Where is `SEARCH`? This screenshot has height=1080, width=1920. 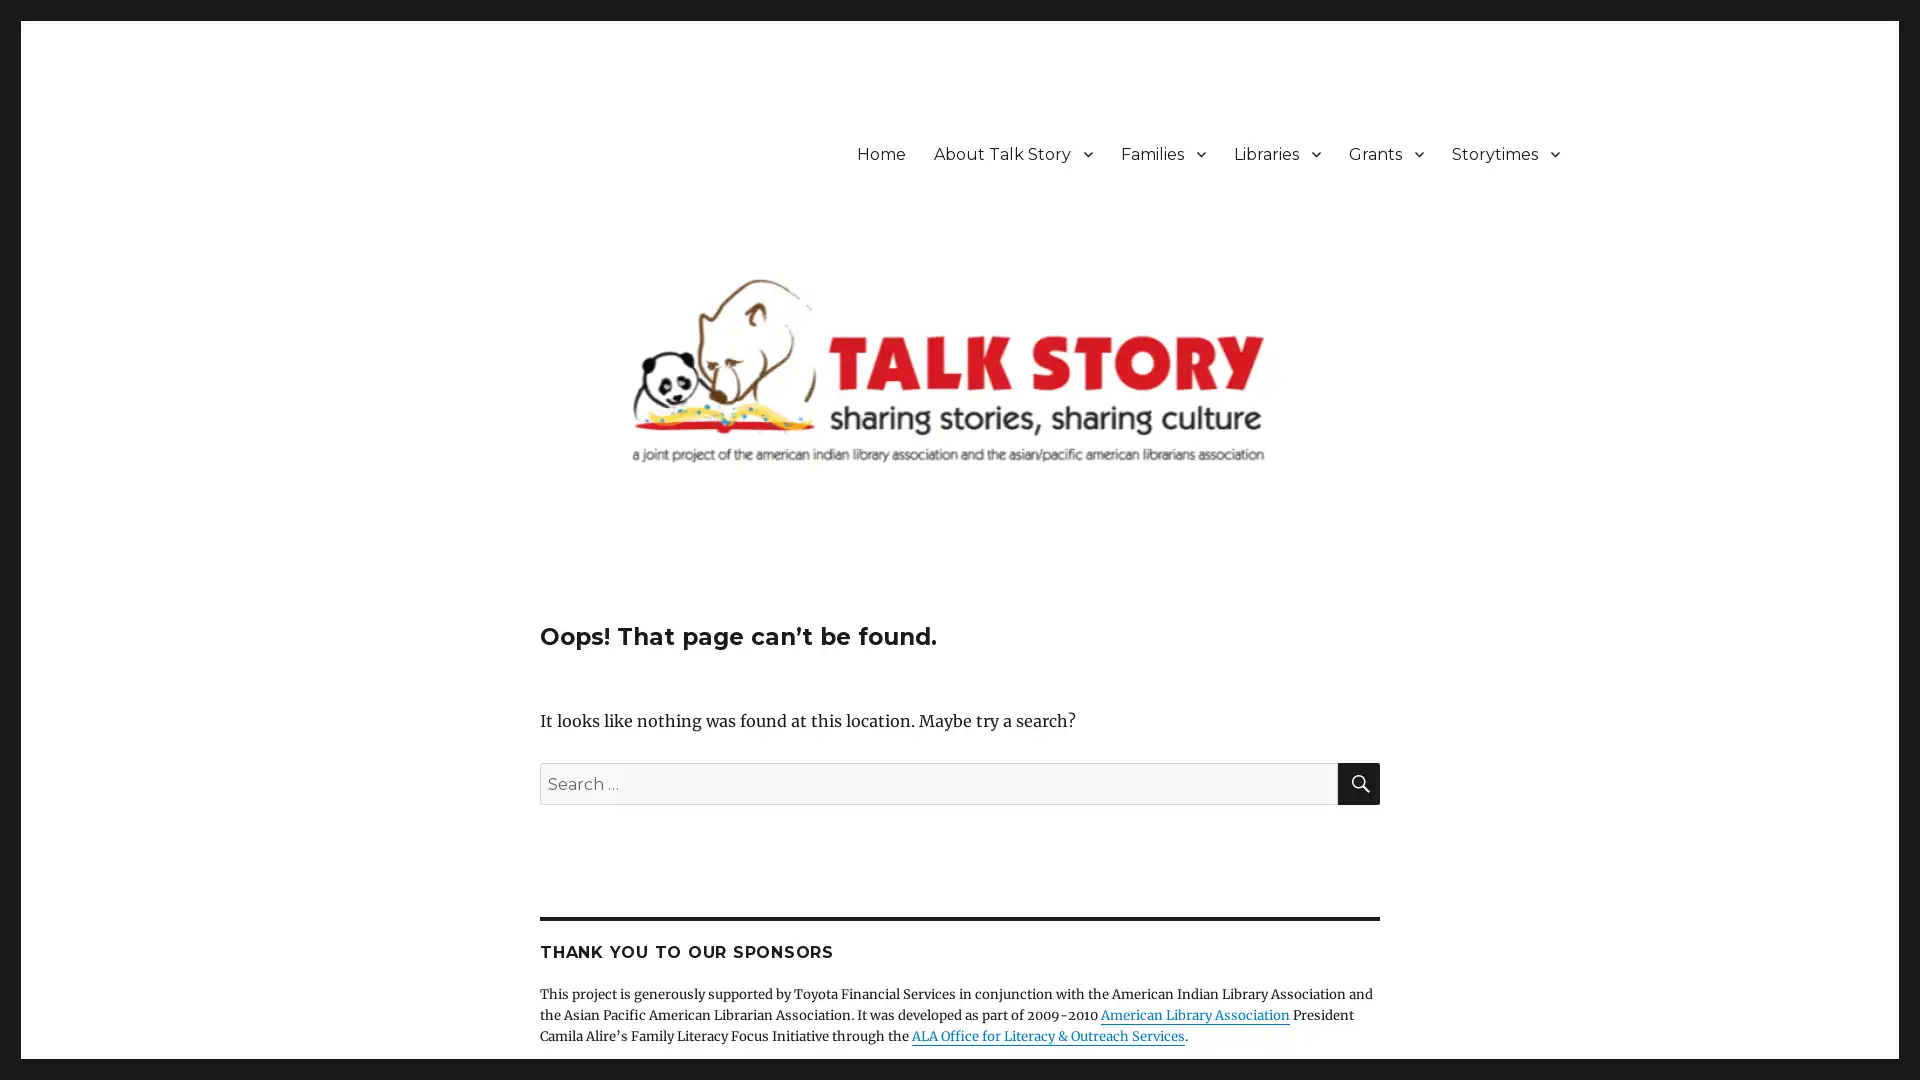 SEARCH is located at coordinates (1358, 782).